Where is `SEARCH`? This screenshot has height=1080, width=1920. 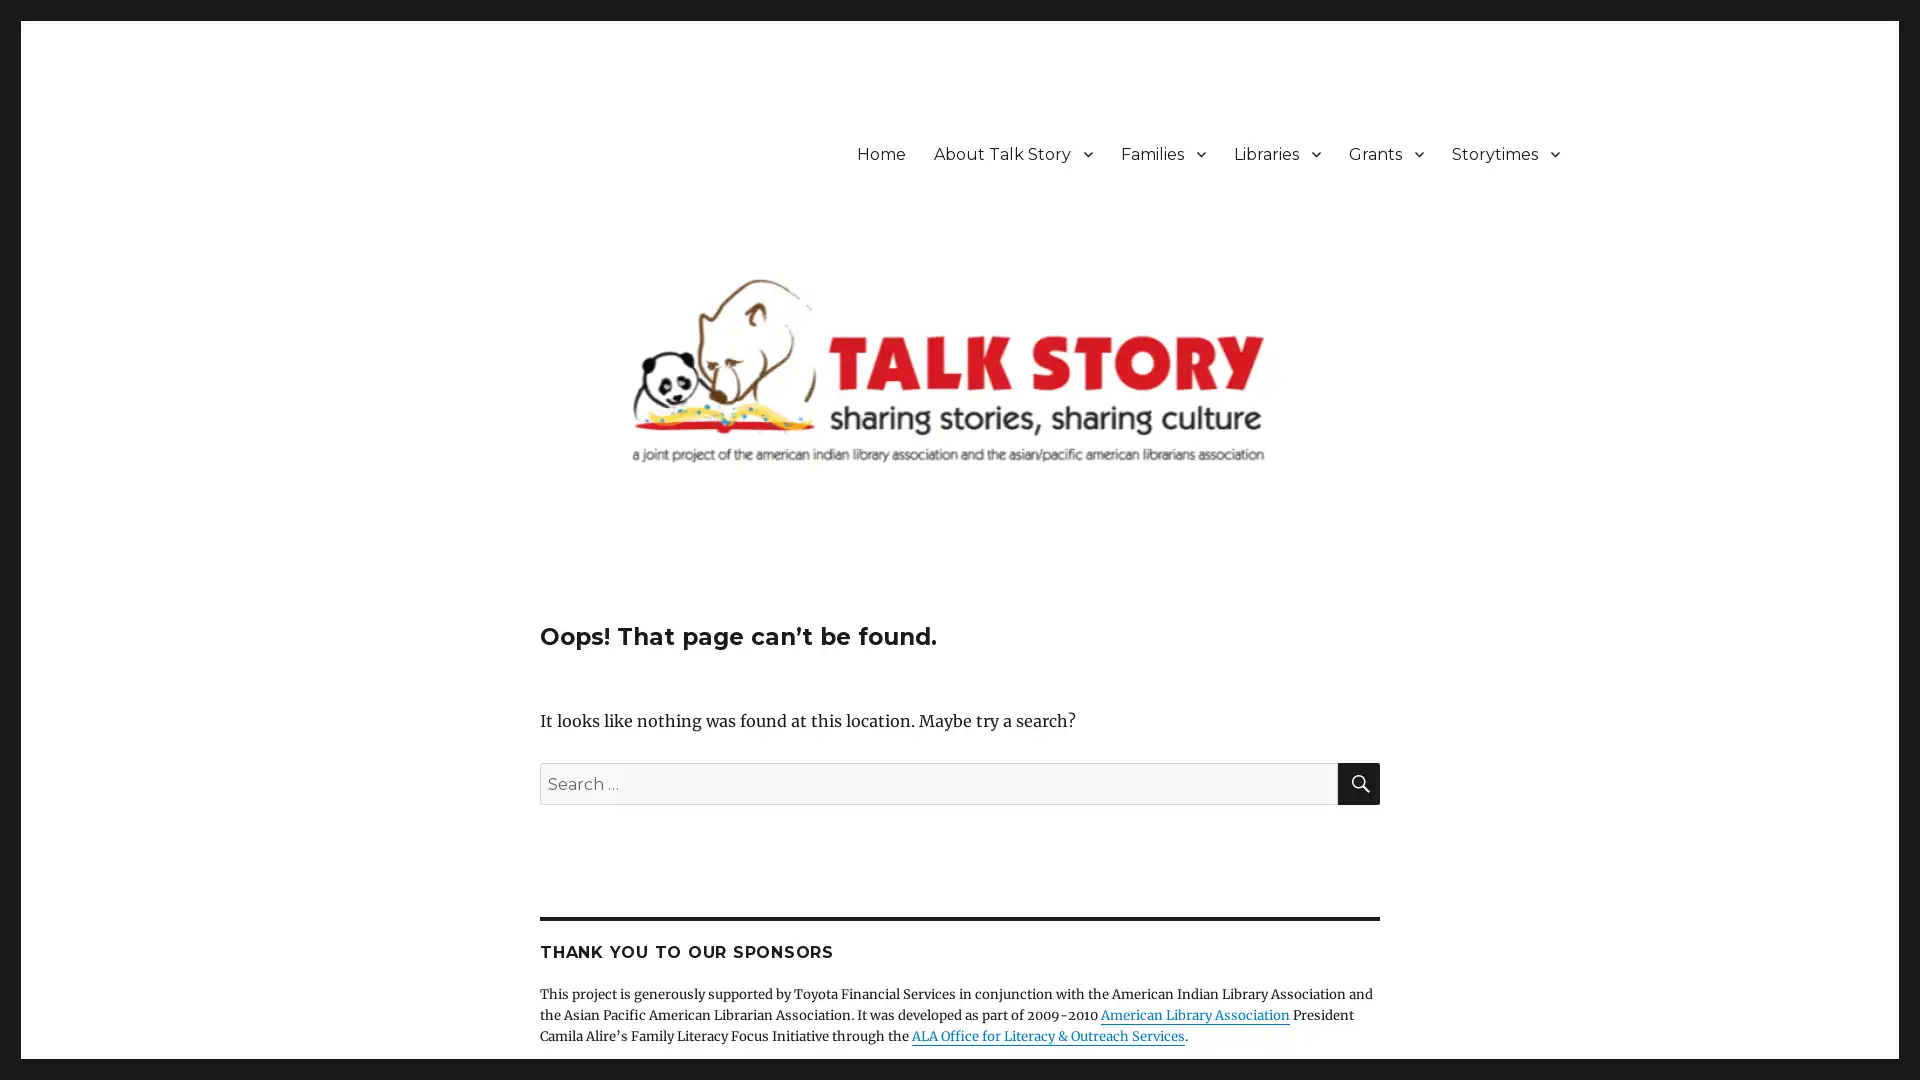 SEARCH is located at coordinates (1358, 782).